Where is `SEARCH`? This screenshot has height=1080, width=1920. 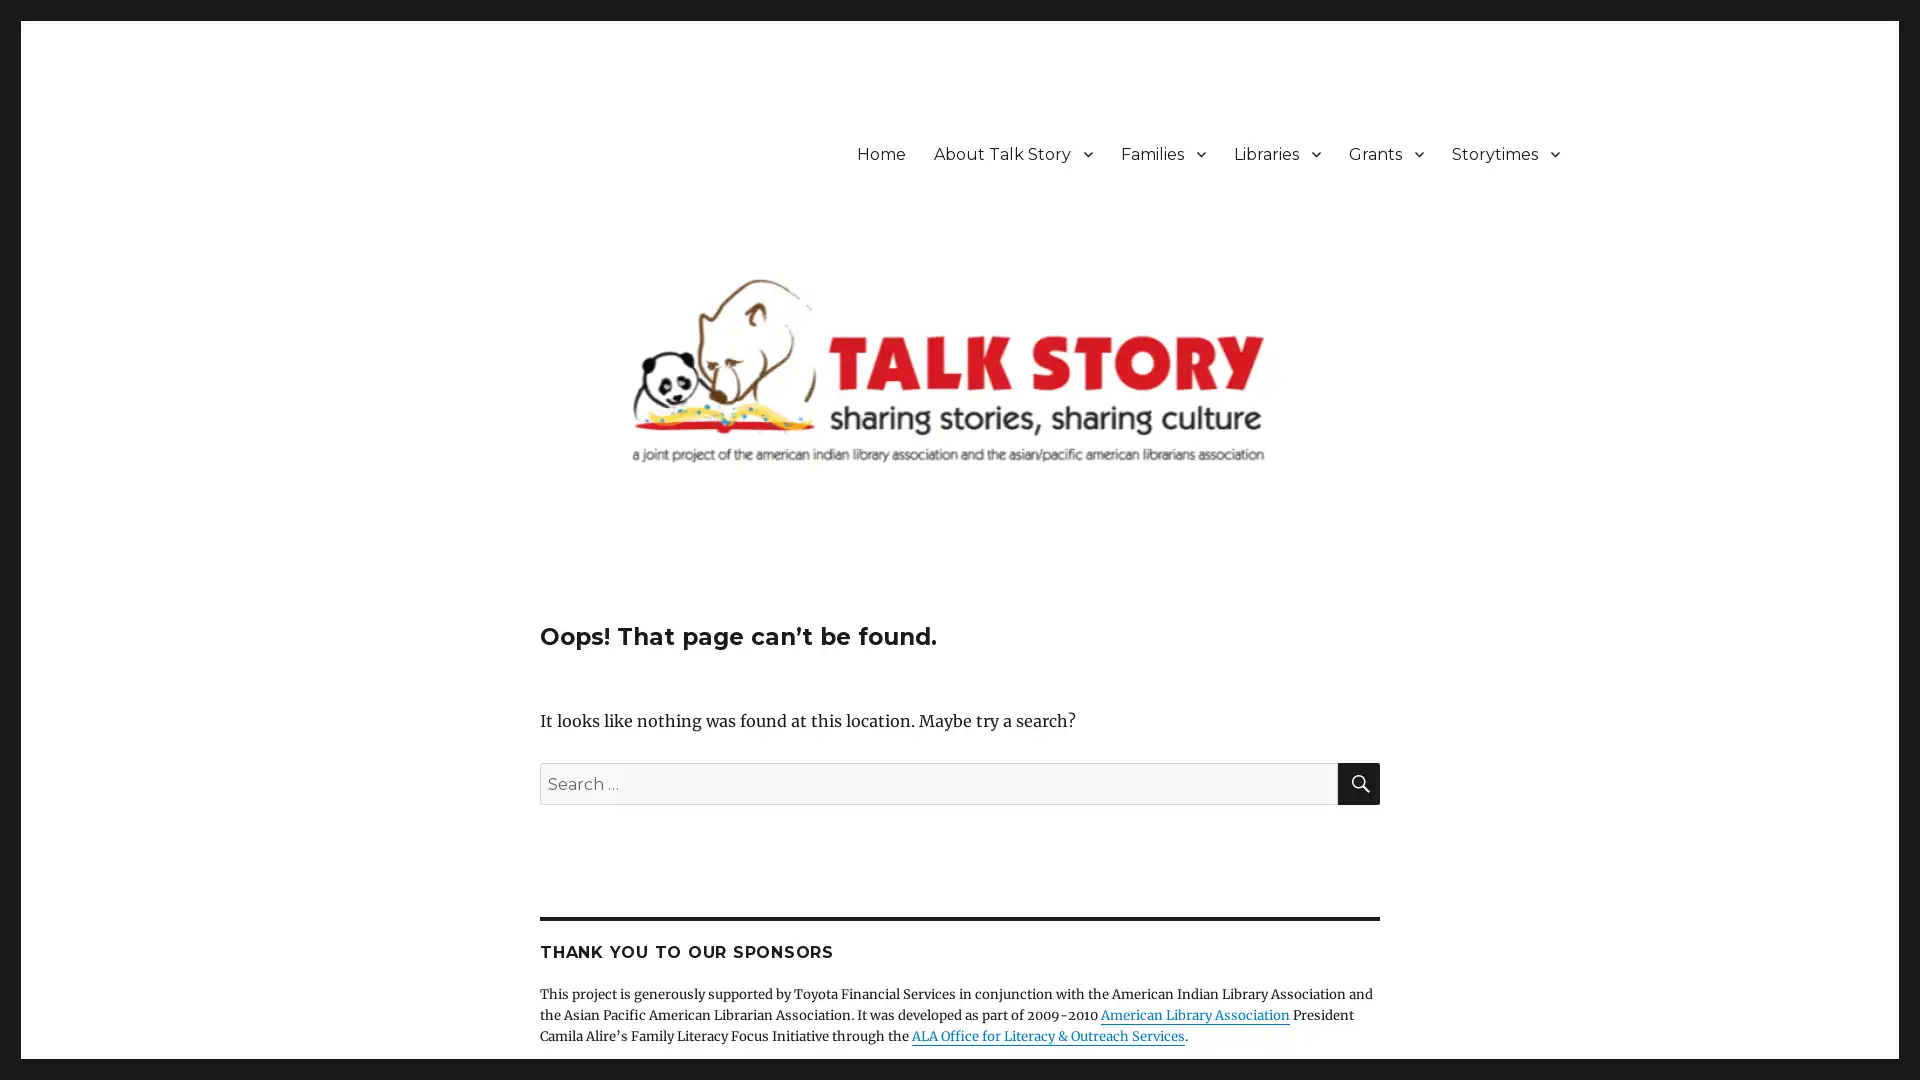 SEARCH is located at coordinates (1358, 782).